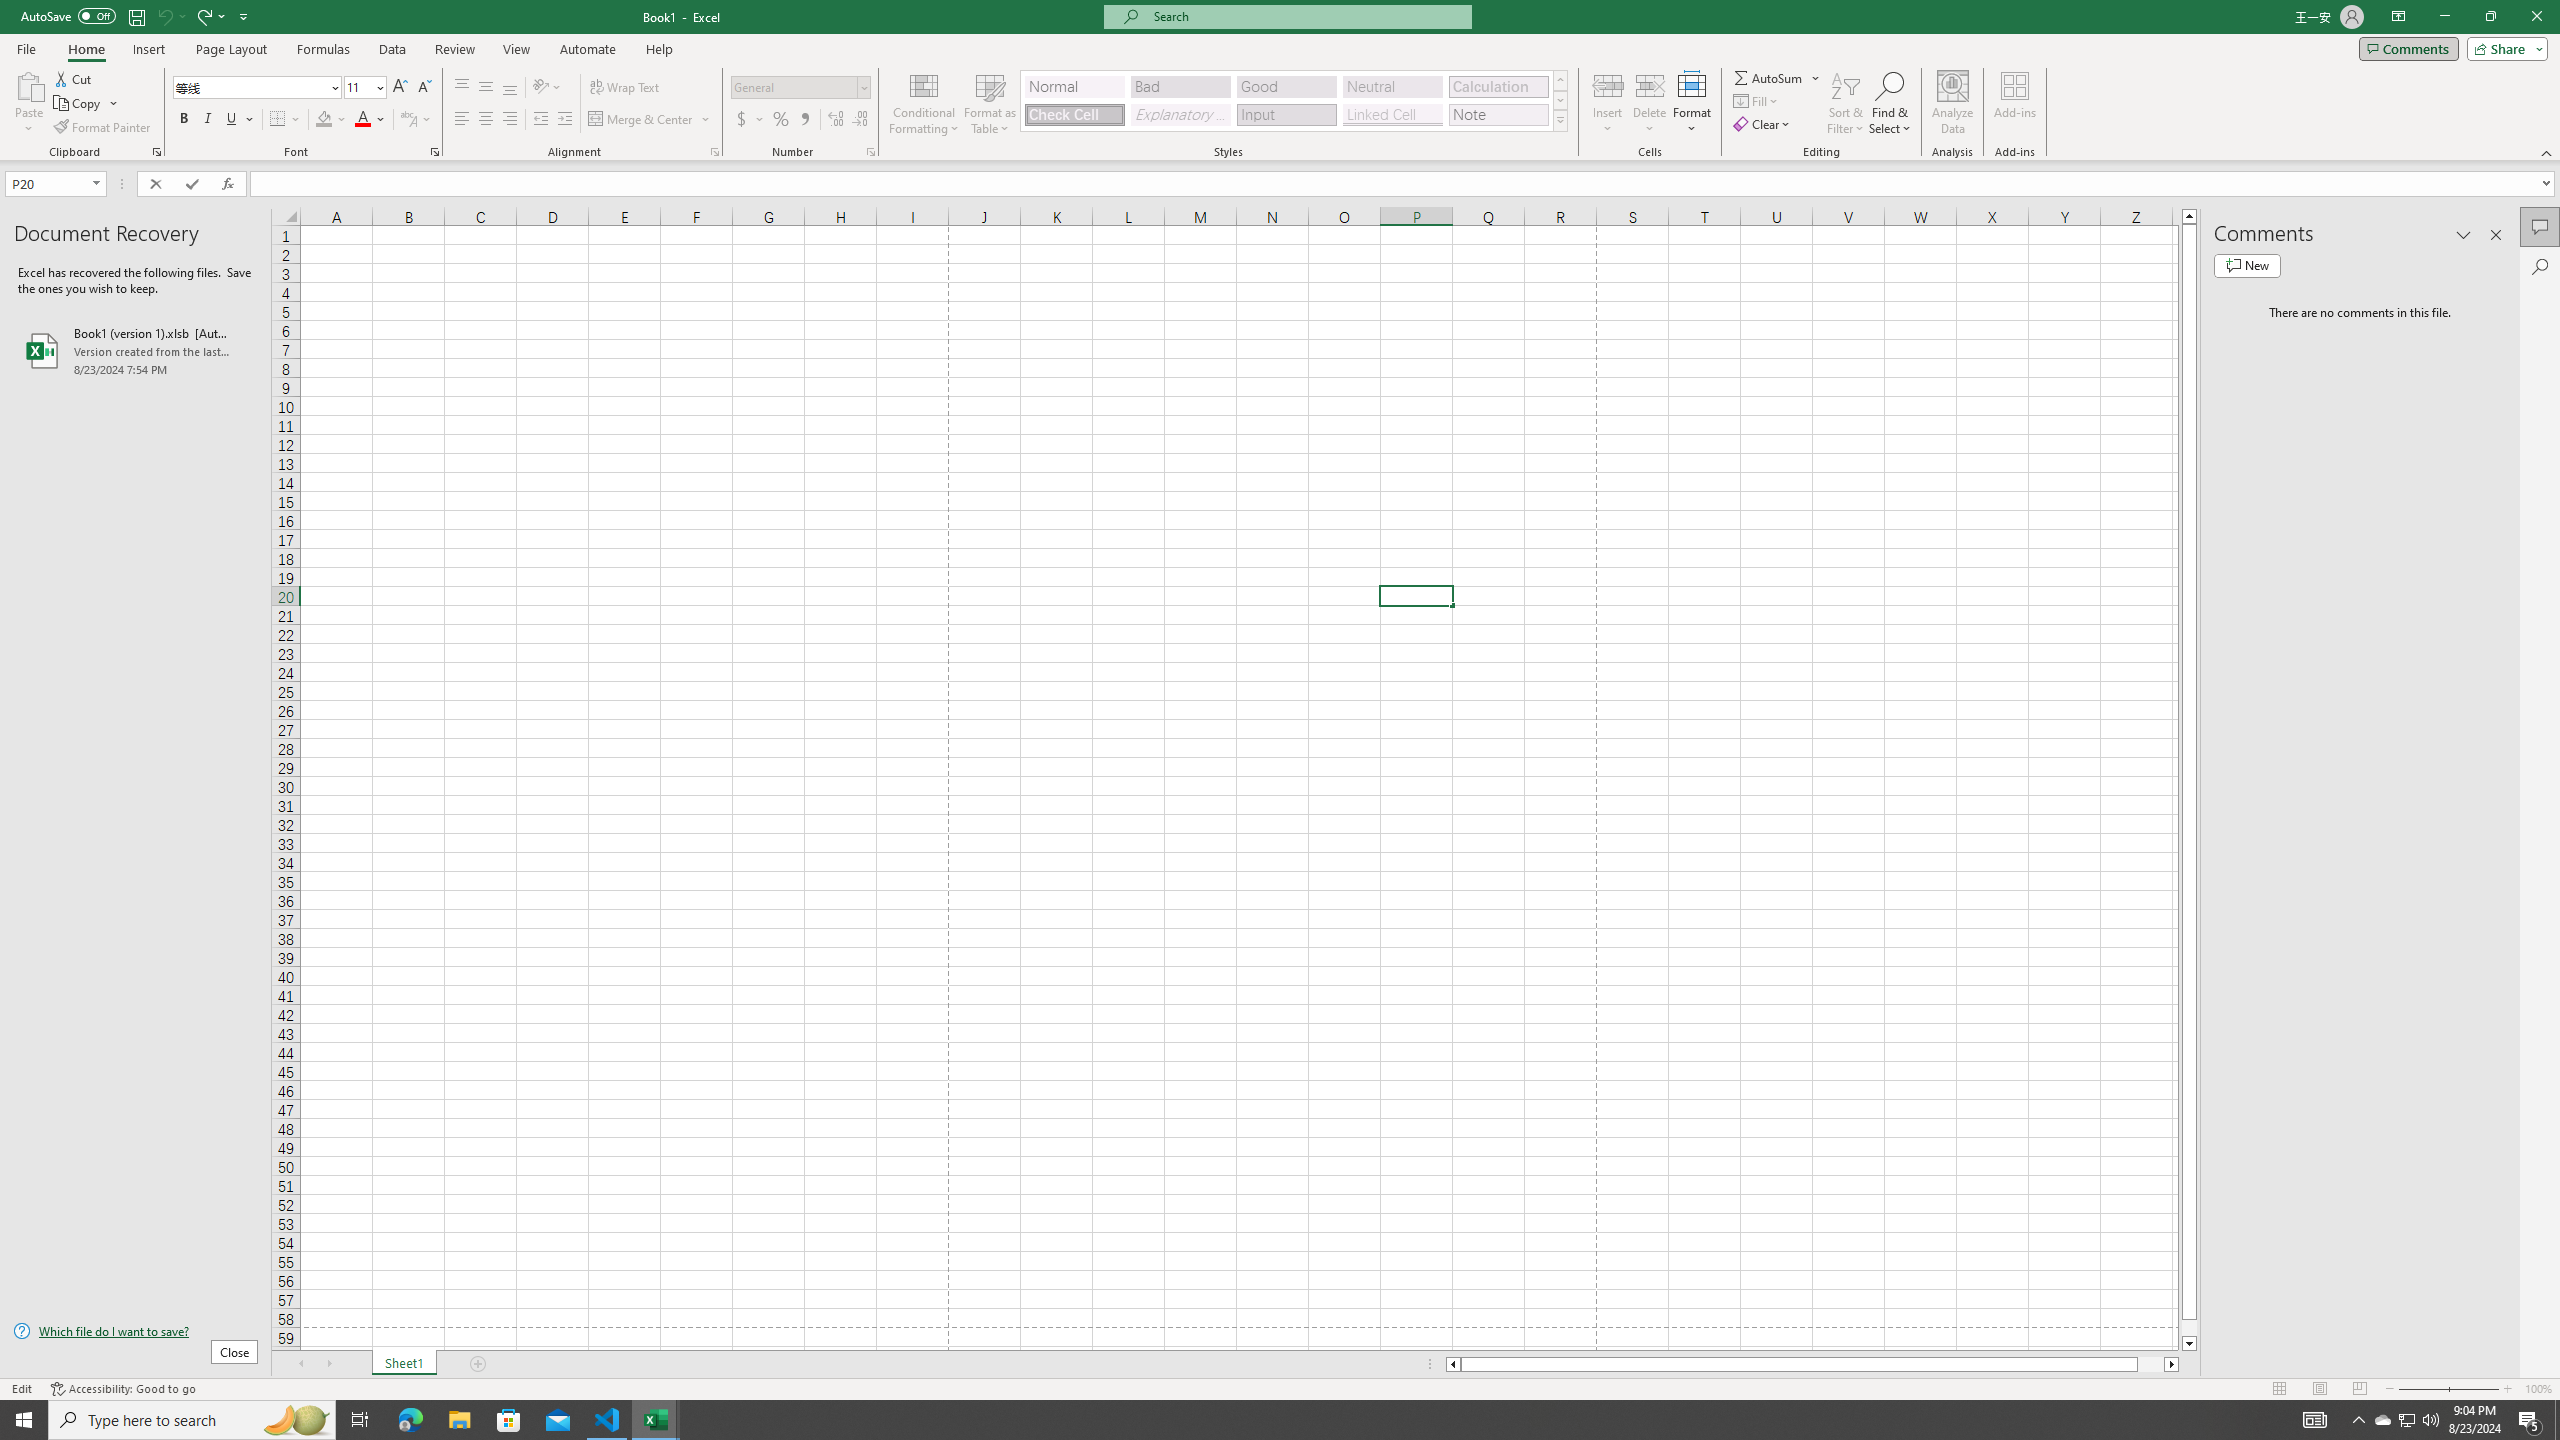 Image resolution: width=2560 pixels, height=1440 pixels. I want to click on 'Scroll Right', so click(327, 1363).